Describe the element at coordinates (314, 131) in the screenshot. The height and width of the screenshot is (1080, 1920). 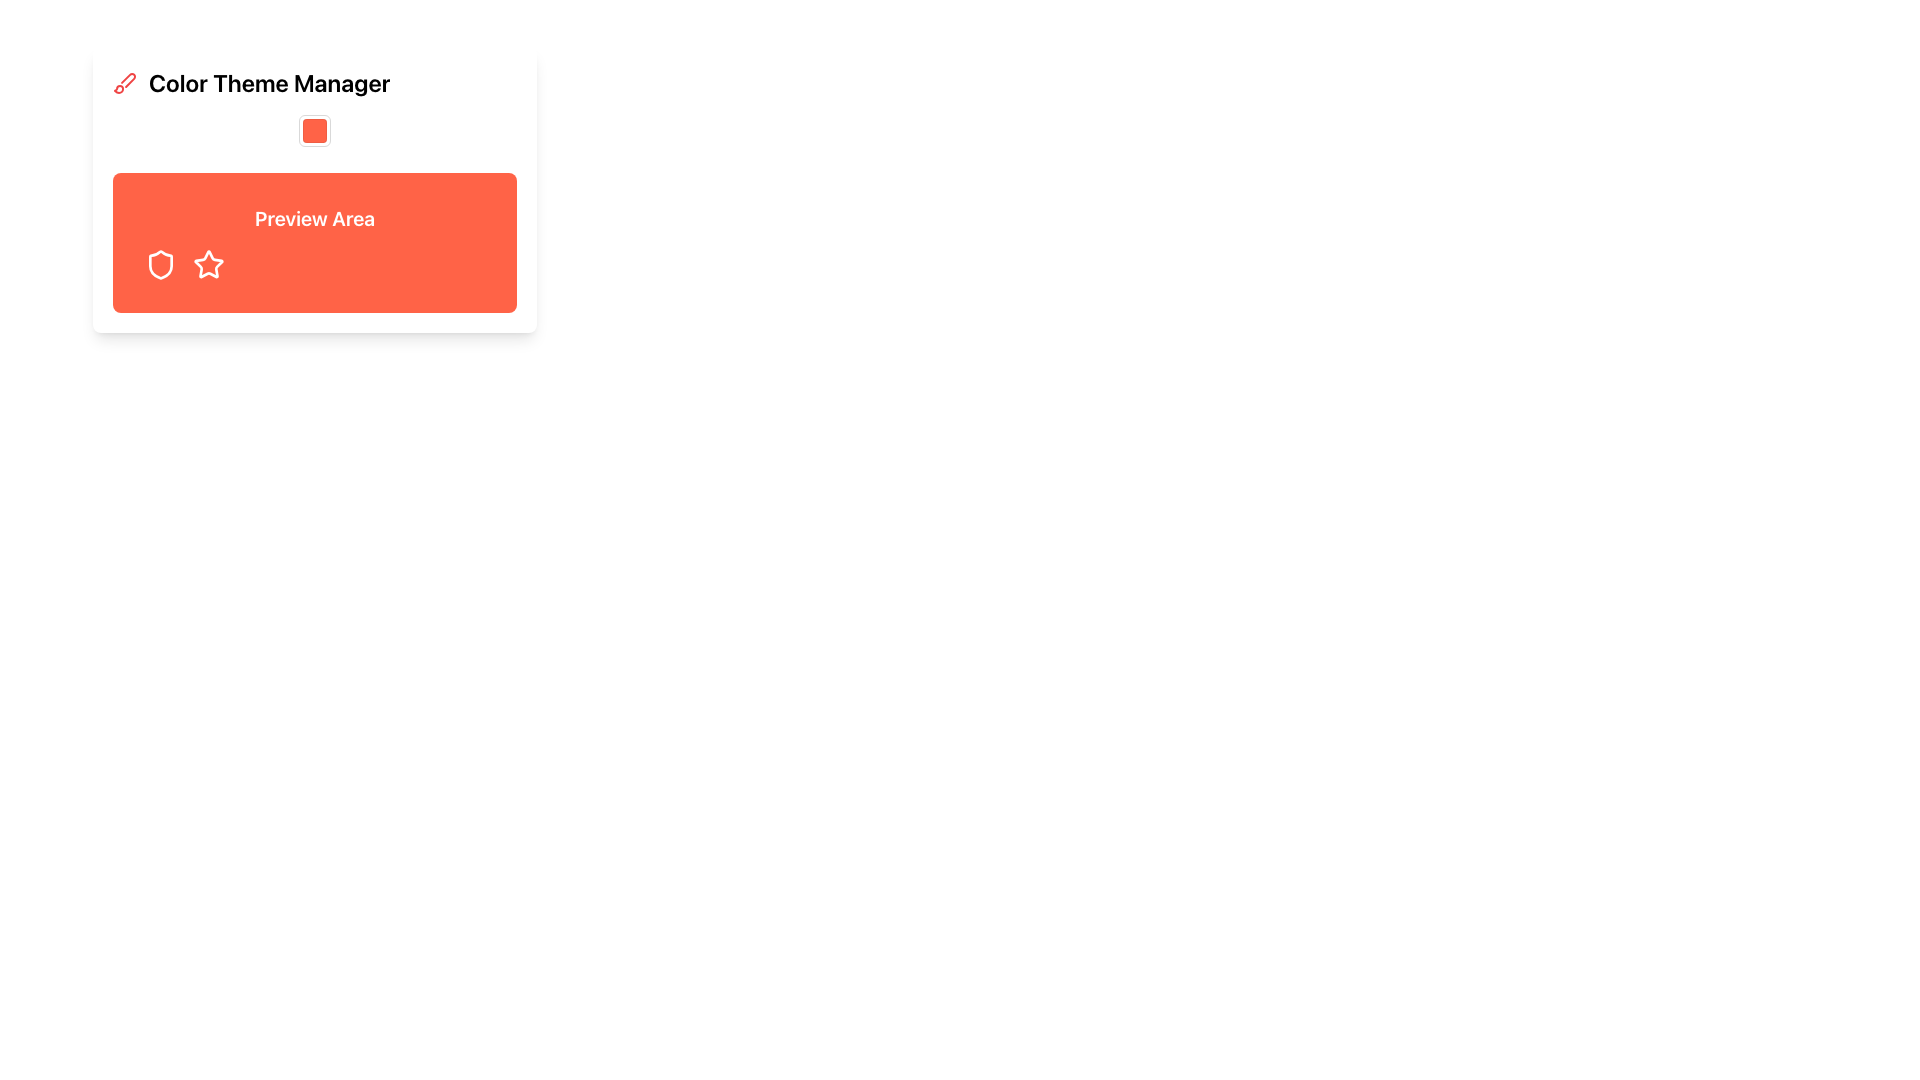
I see `the small square with rounded corners and a red background, located directly below the 'Color Theme Manager' text` at that location.